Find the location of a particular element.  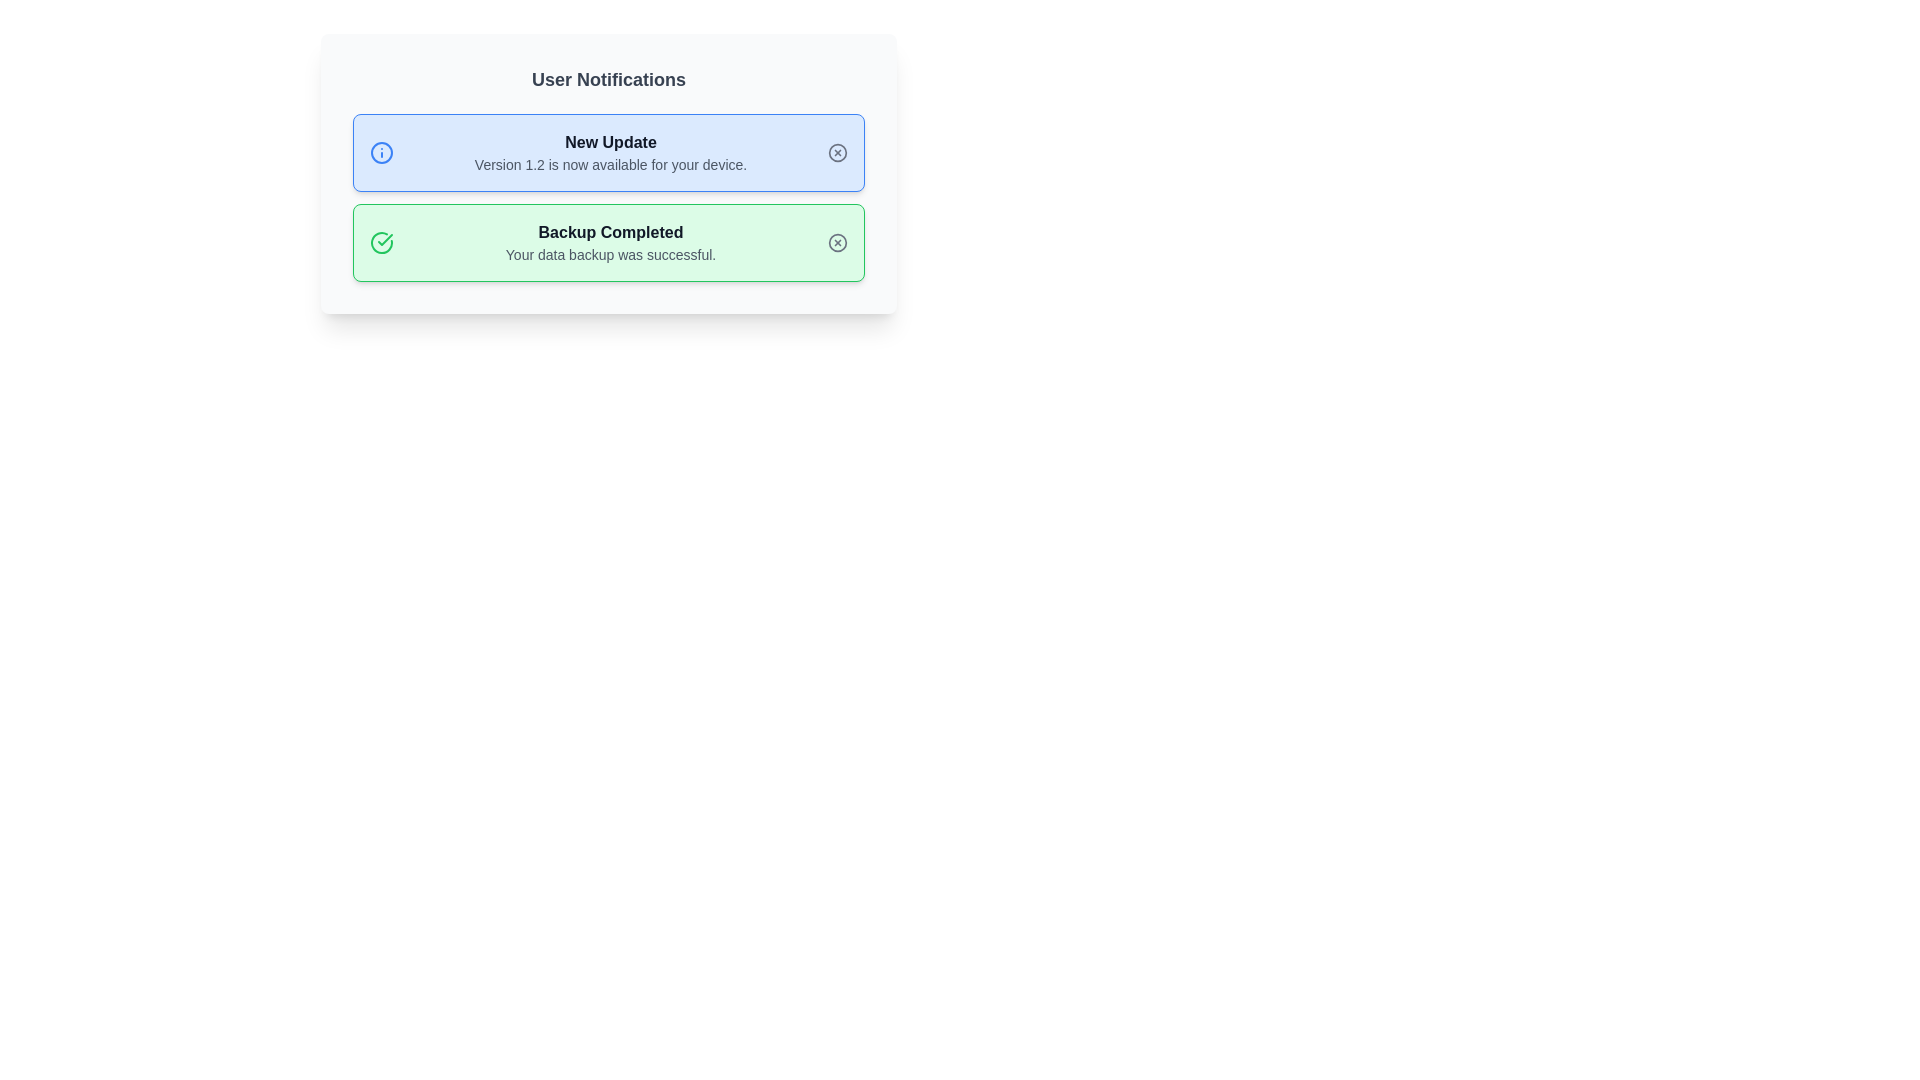

circular green checkmark icon located on the left side of the 'Backup Completed' notification panel to view its structure and attributes is located at coordinates (382, 242).